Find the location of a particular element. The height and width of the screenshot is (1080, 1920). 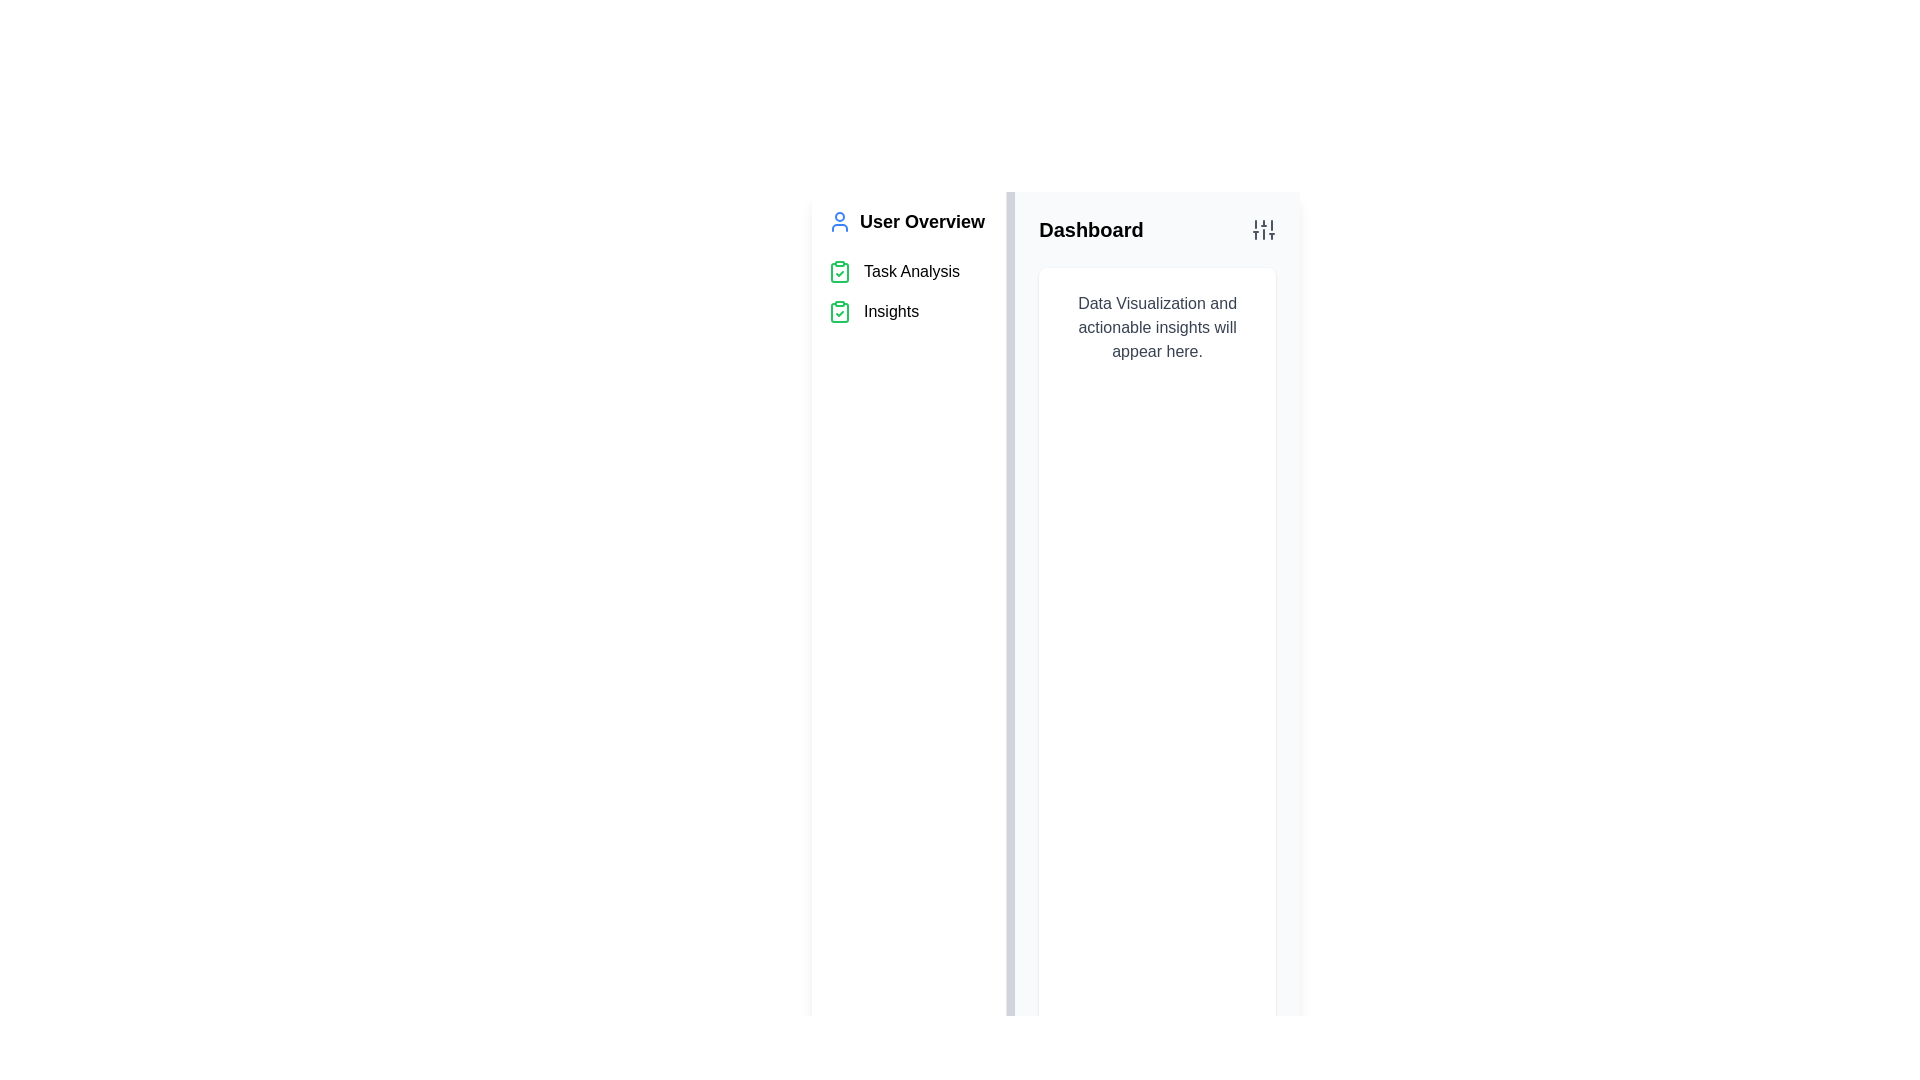

the green-outlined clipboard icon with a checkmark inside, located at the beginning of the 'Insights' row in the left vertical navigation panel, below 'Task Analysis' is located at coordinates (840, 312).